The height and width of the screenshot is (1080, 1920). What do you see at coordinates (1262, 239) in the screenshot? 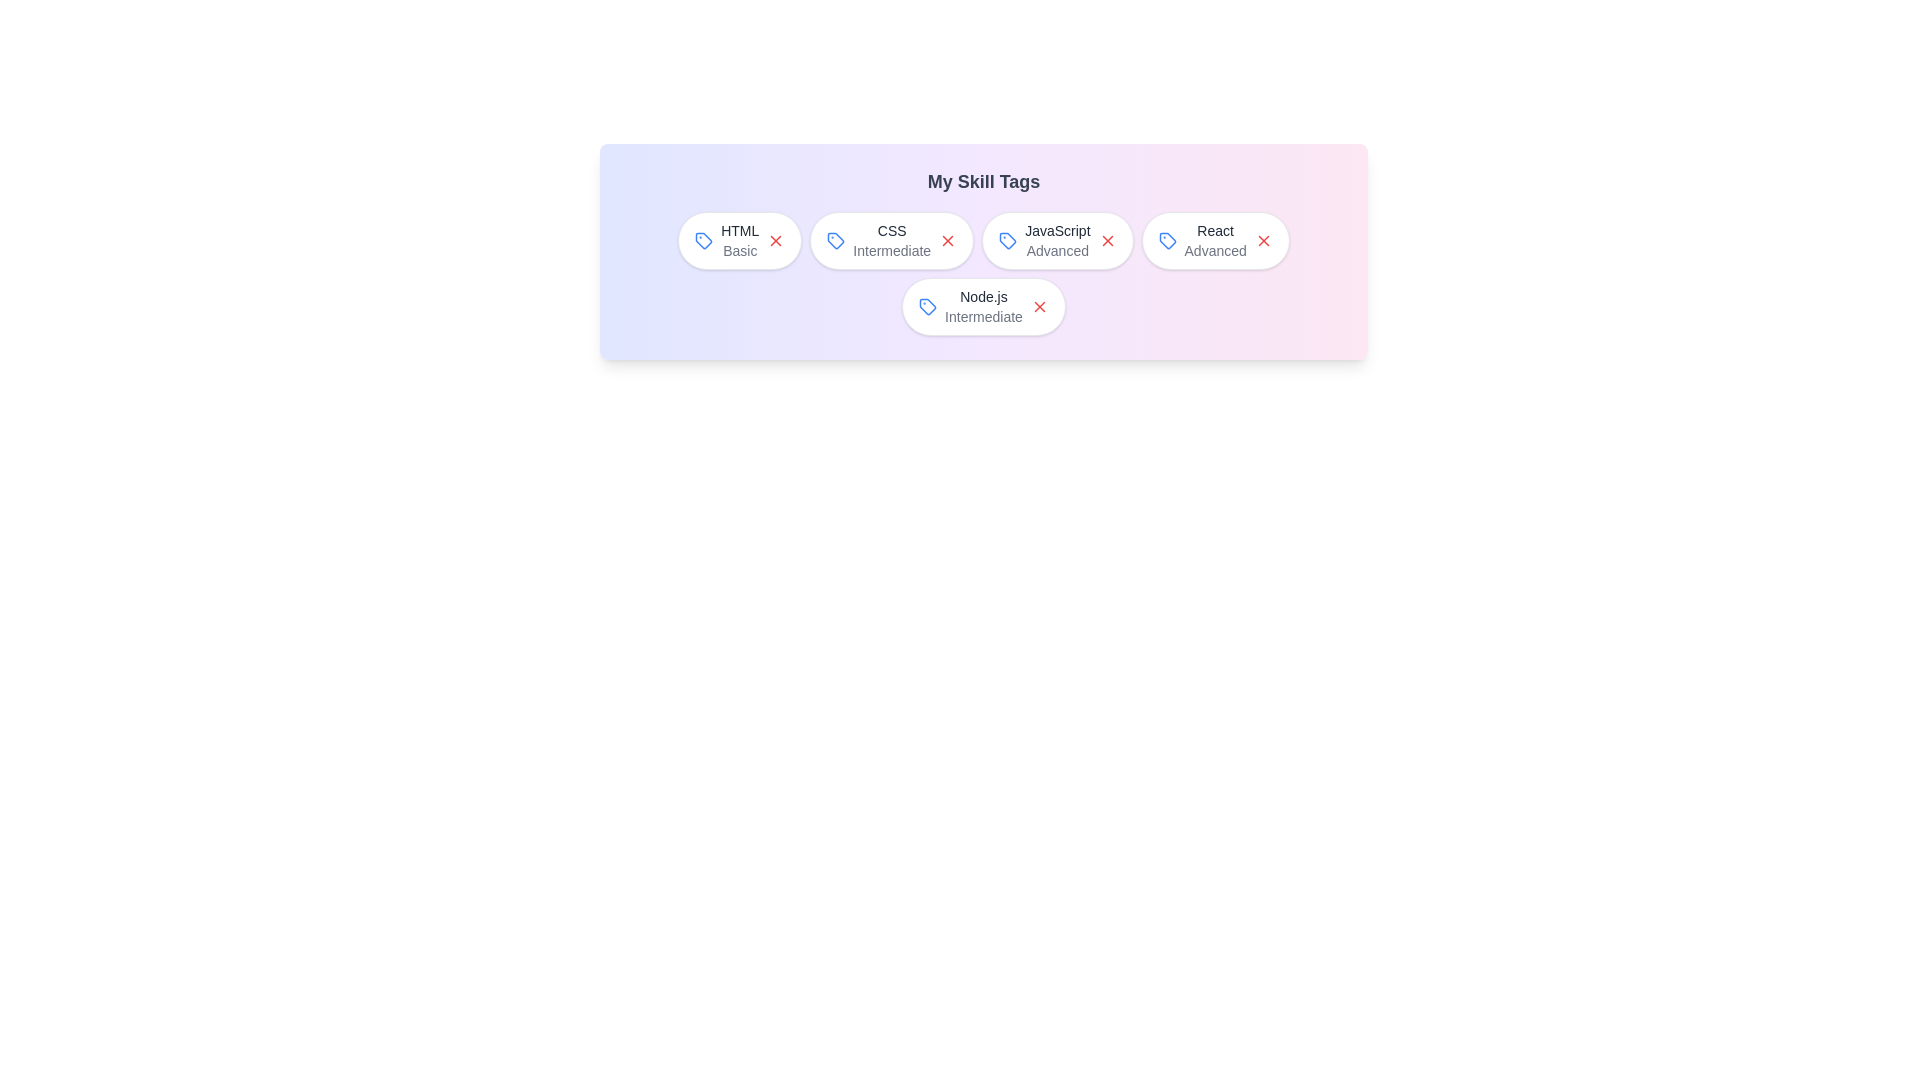
I see `close button of the skill tag with label React` at bounding box center [1262, 239].